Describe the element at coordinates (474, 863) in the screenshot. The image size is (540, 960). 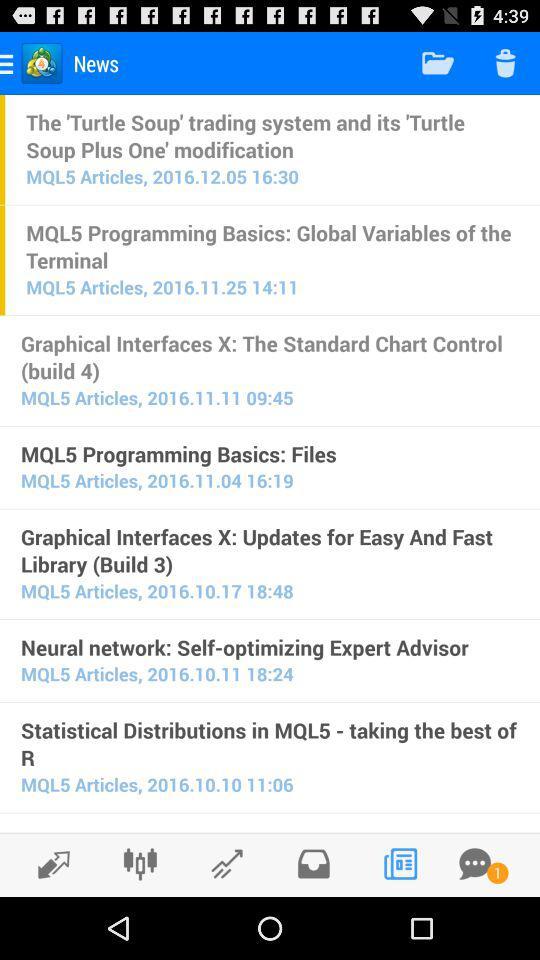
I see `get message` at that location.